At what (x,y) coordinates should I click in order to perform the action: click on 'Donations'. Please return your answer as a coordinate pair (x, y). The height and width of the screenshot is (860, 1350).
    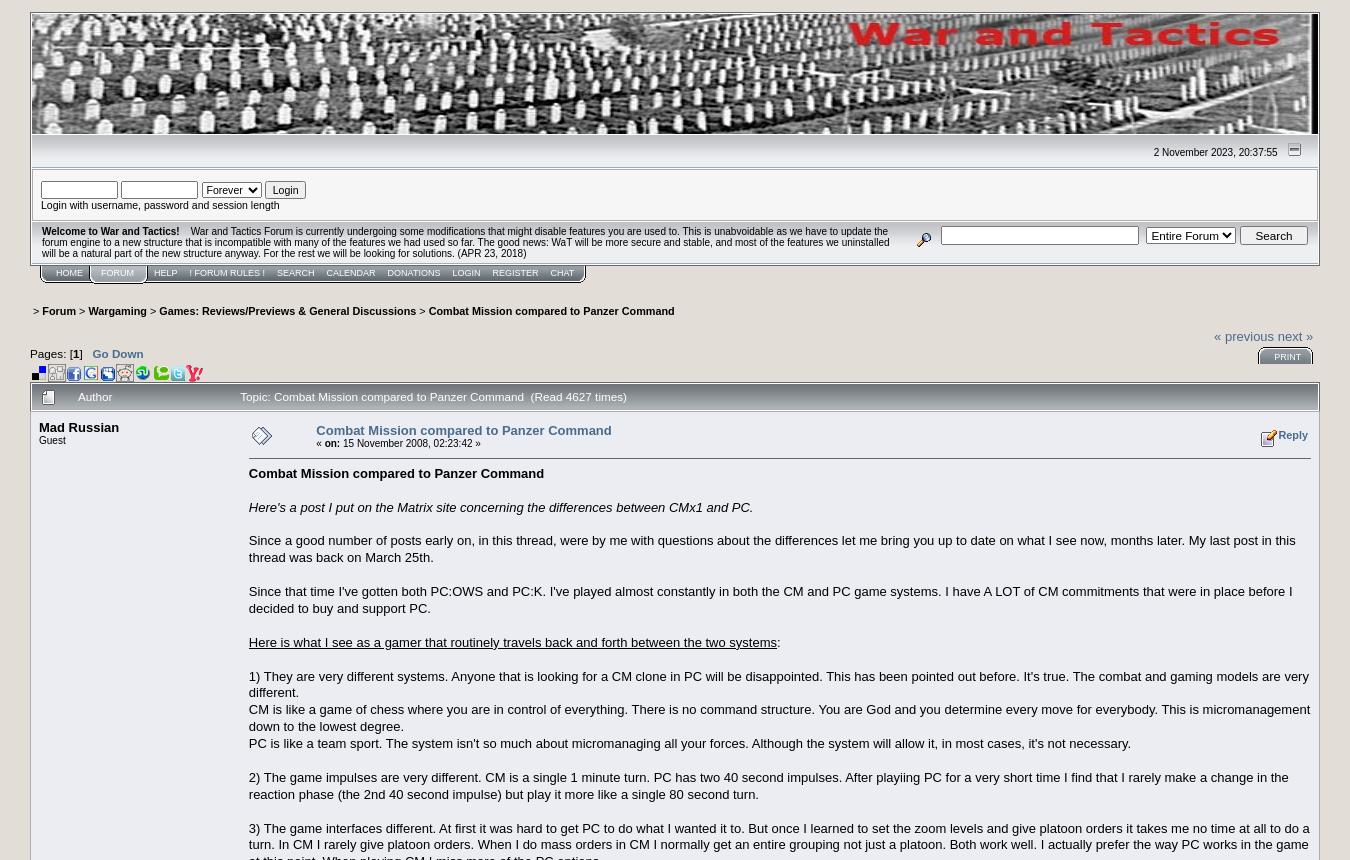
    Looking at the image, I should click on (387, 271).